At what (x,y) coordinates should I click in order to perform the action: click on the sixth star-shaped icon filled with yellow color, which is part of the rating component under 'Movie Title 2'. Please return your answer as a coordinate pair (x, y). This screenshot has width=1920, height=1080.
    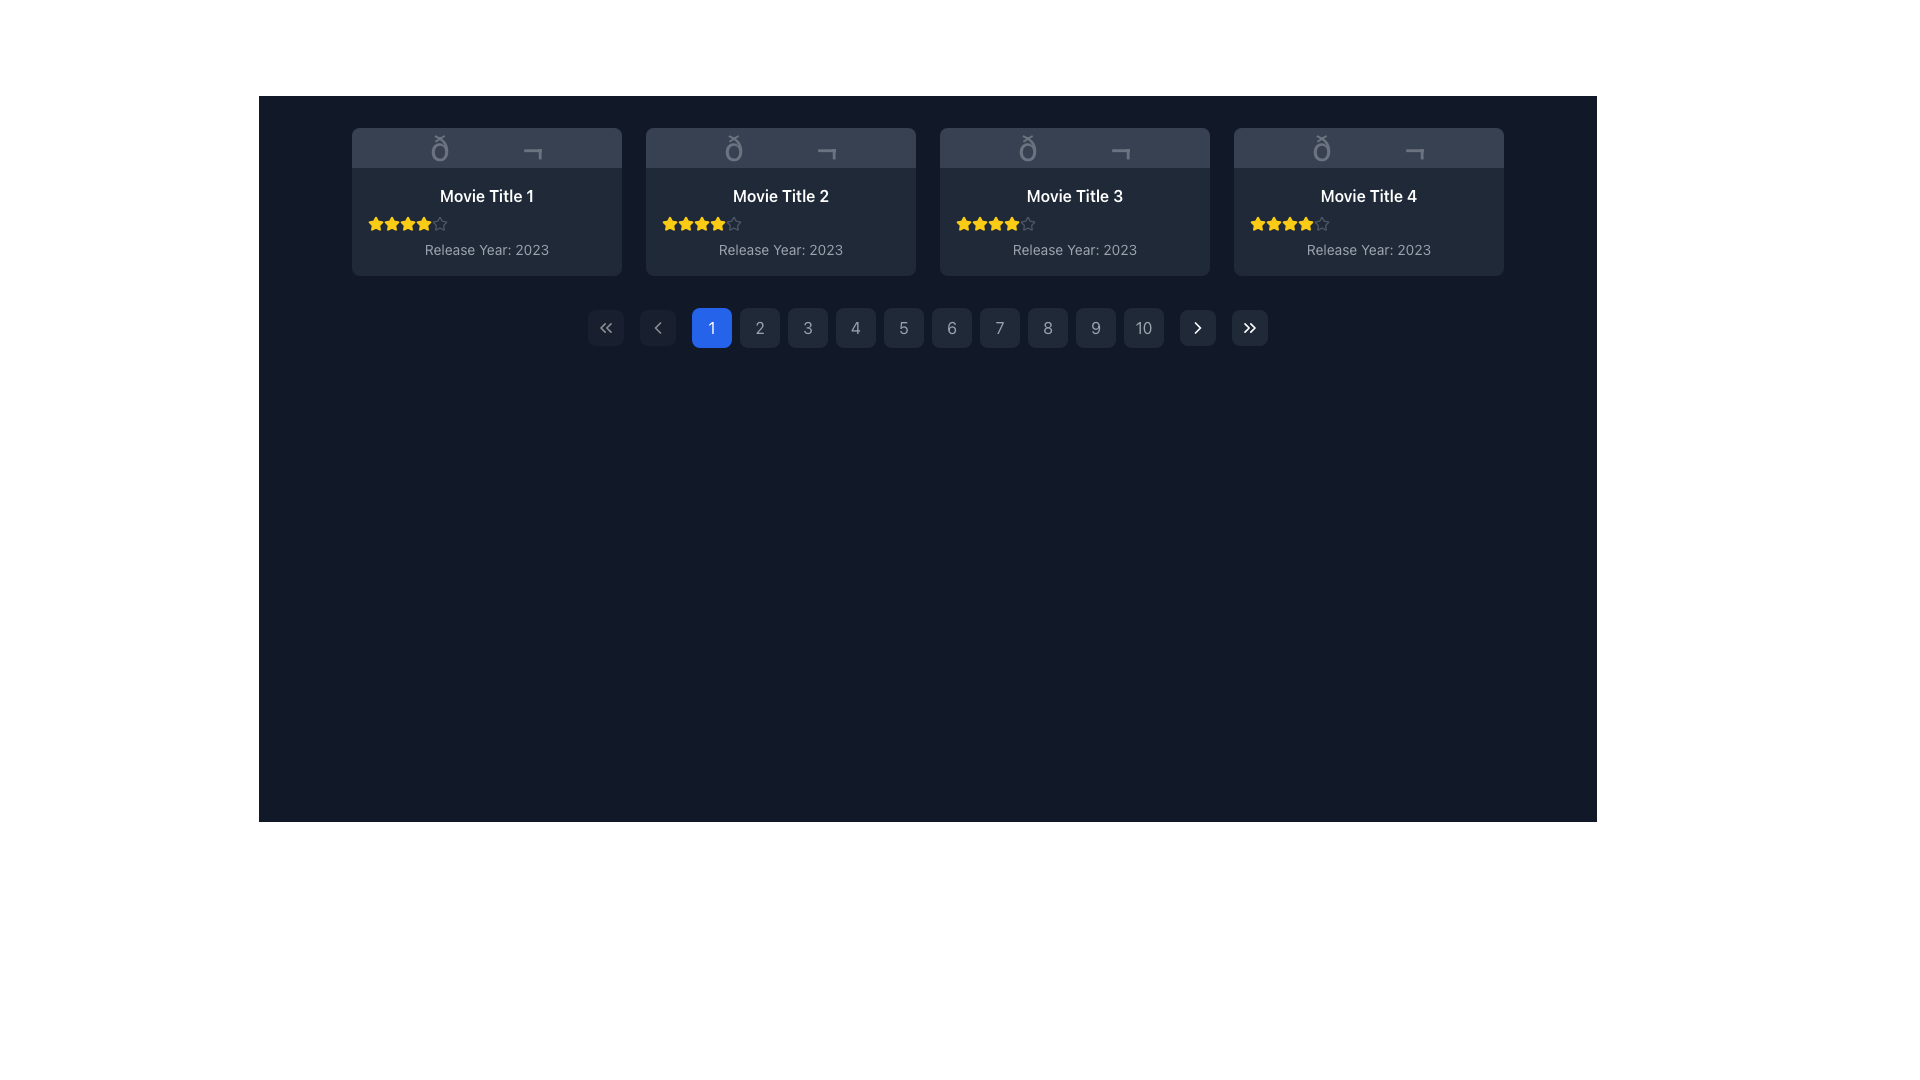
    Looking at the image, I should click on (718, 223).